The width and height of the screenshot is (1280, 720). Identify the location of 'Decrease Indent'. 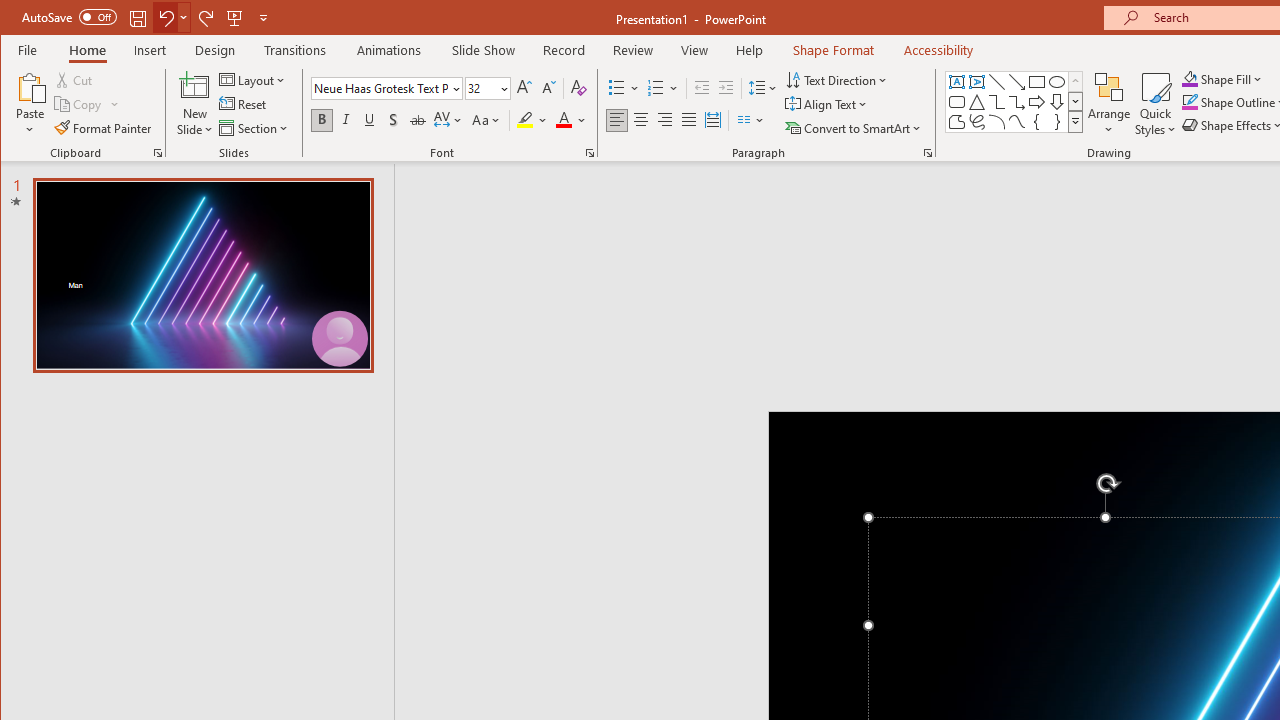
(702, 87).